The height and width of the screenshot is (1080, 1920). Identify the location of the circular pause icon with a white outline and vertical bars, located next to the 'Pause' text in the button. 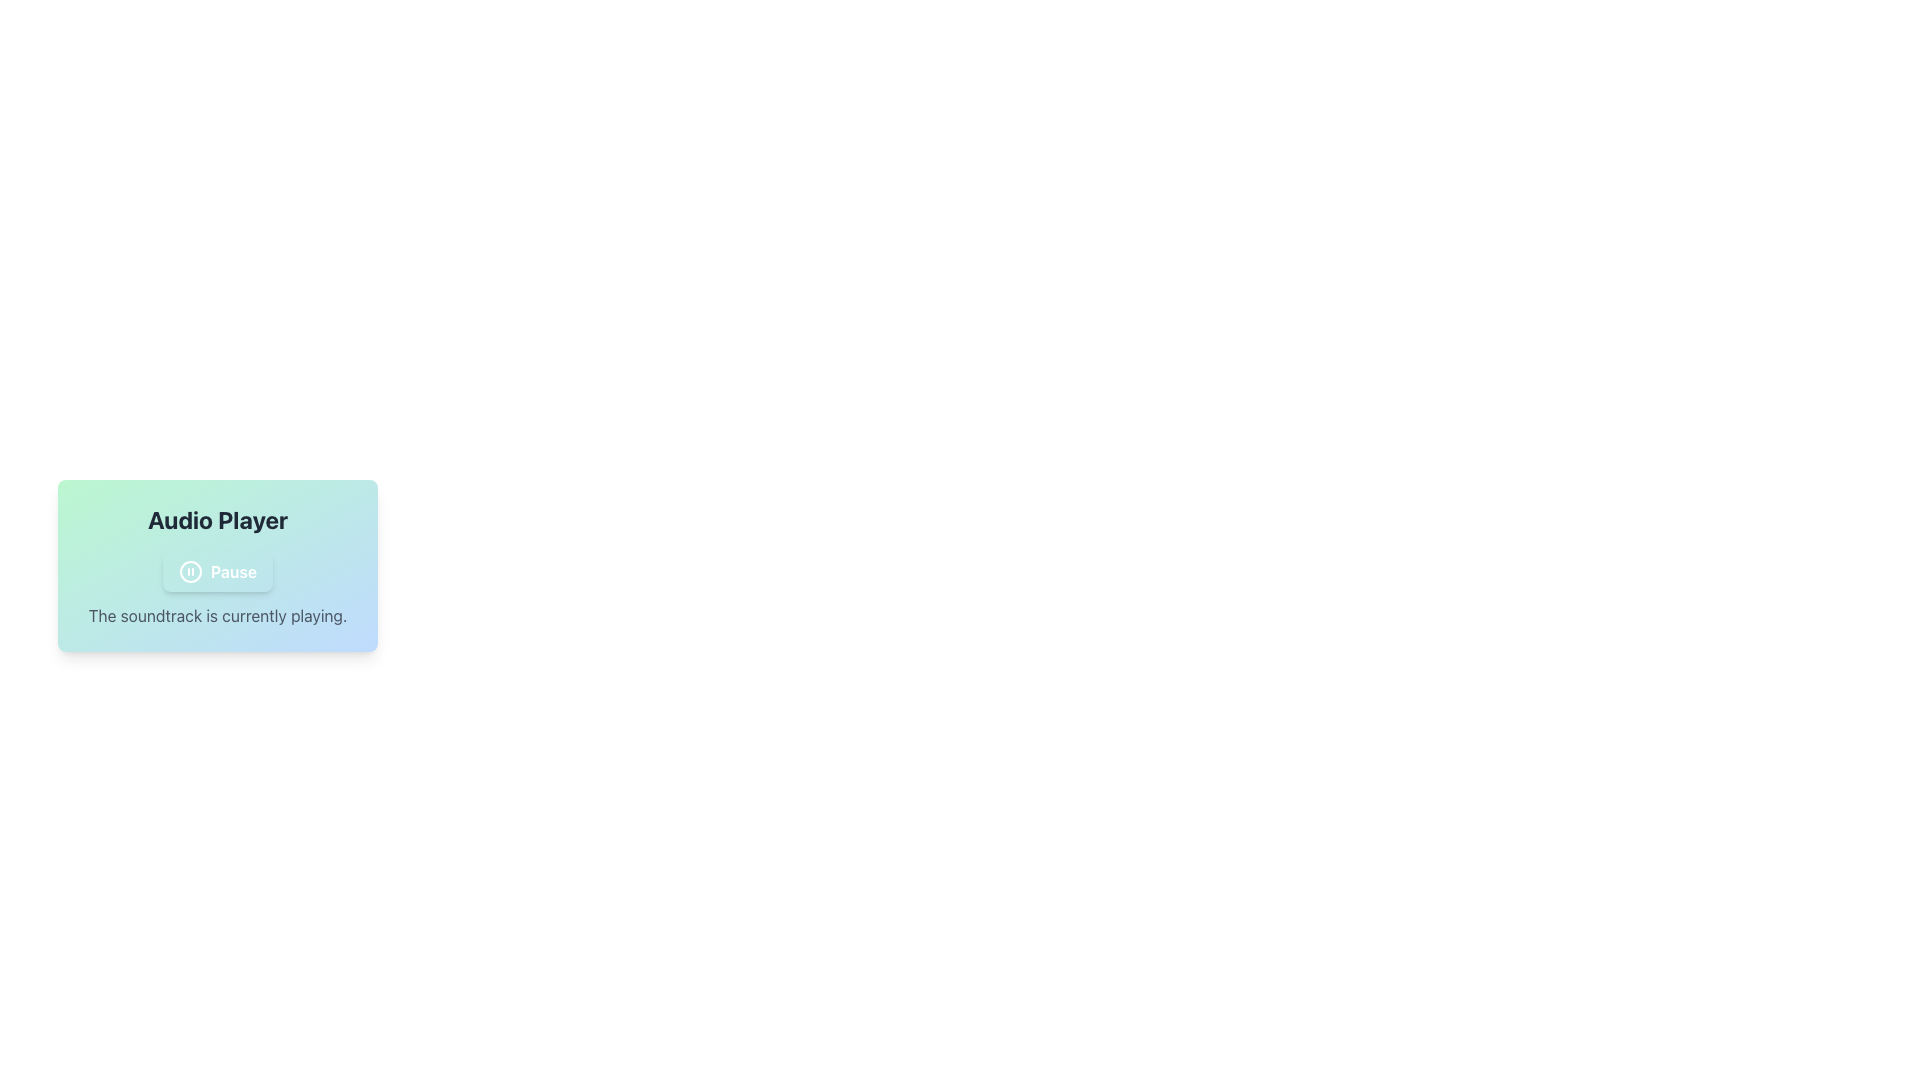
(191, 571).